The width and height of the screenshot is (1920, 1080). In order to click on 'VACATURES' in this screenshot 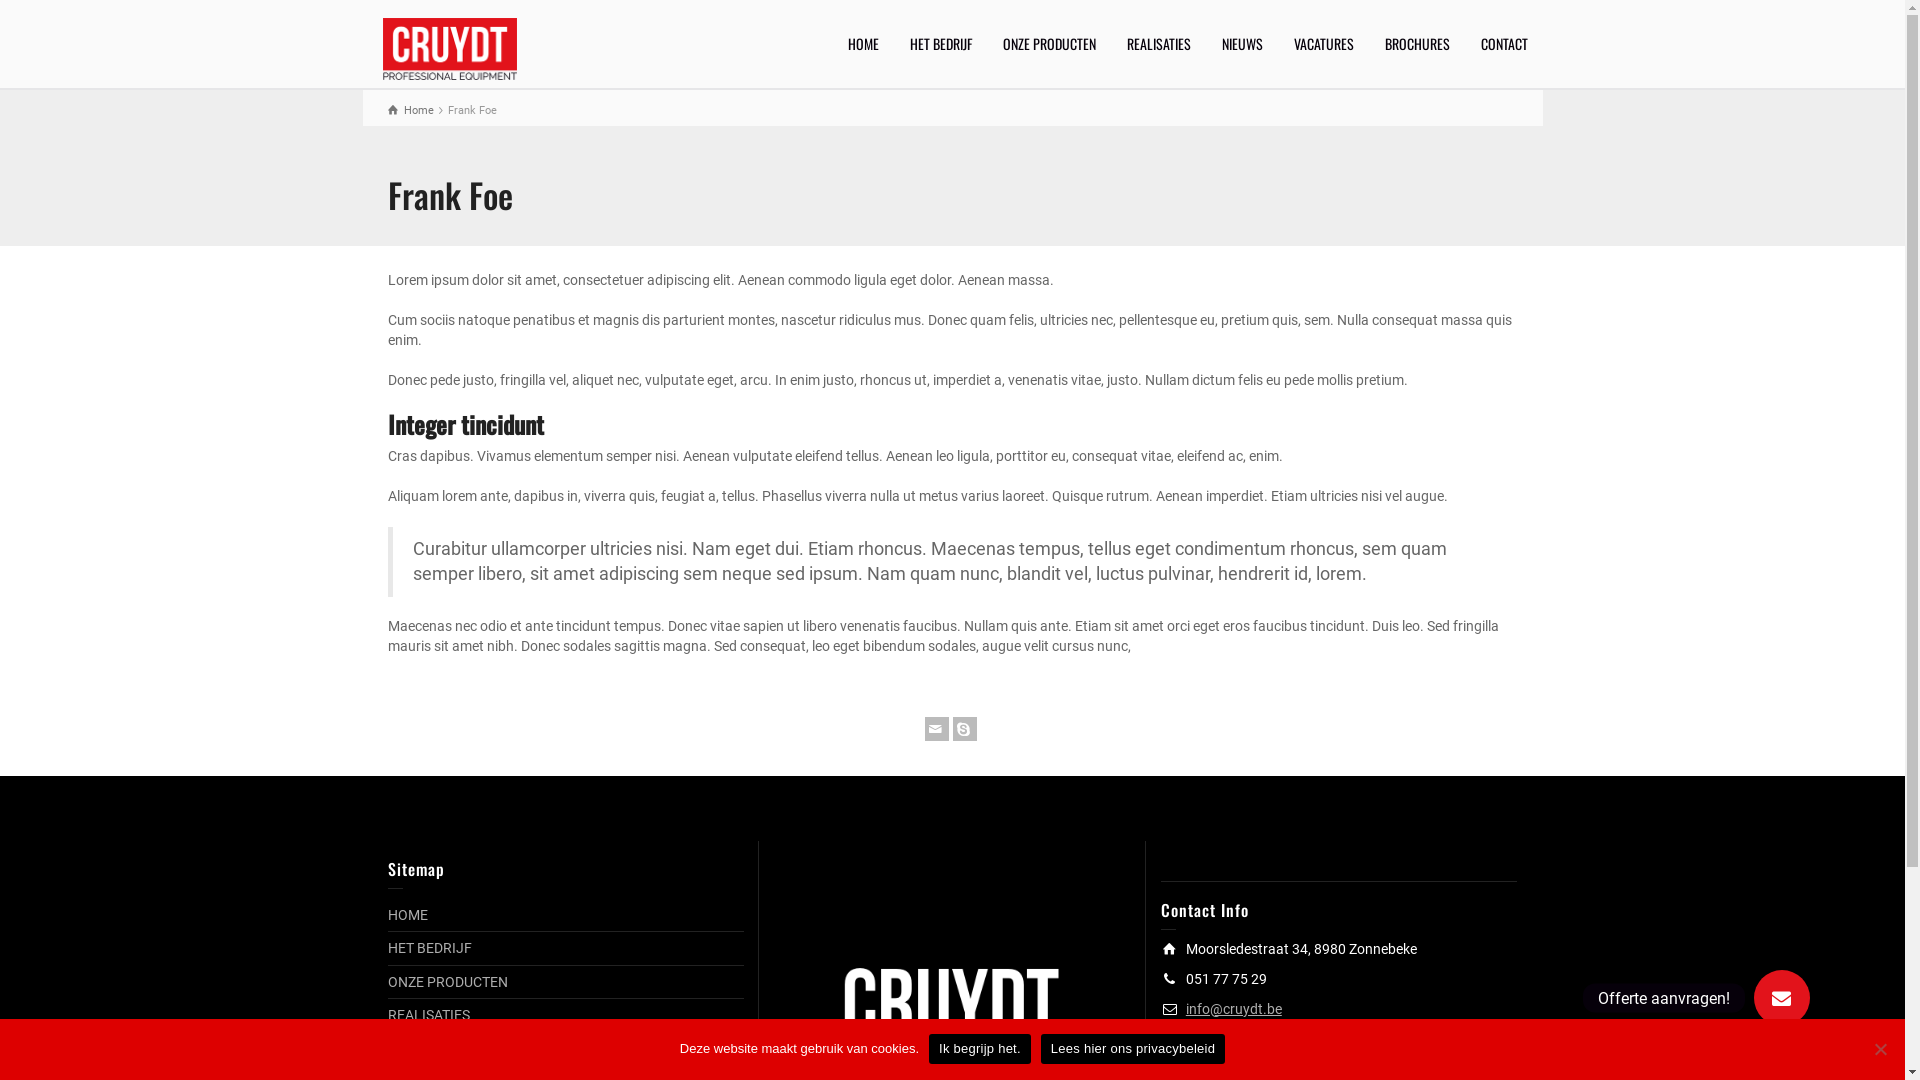, I will do `click(1323, 43)`.